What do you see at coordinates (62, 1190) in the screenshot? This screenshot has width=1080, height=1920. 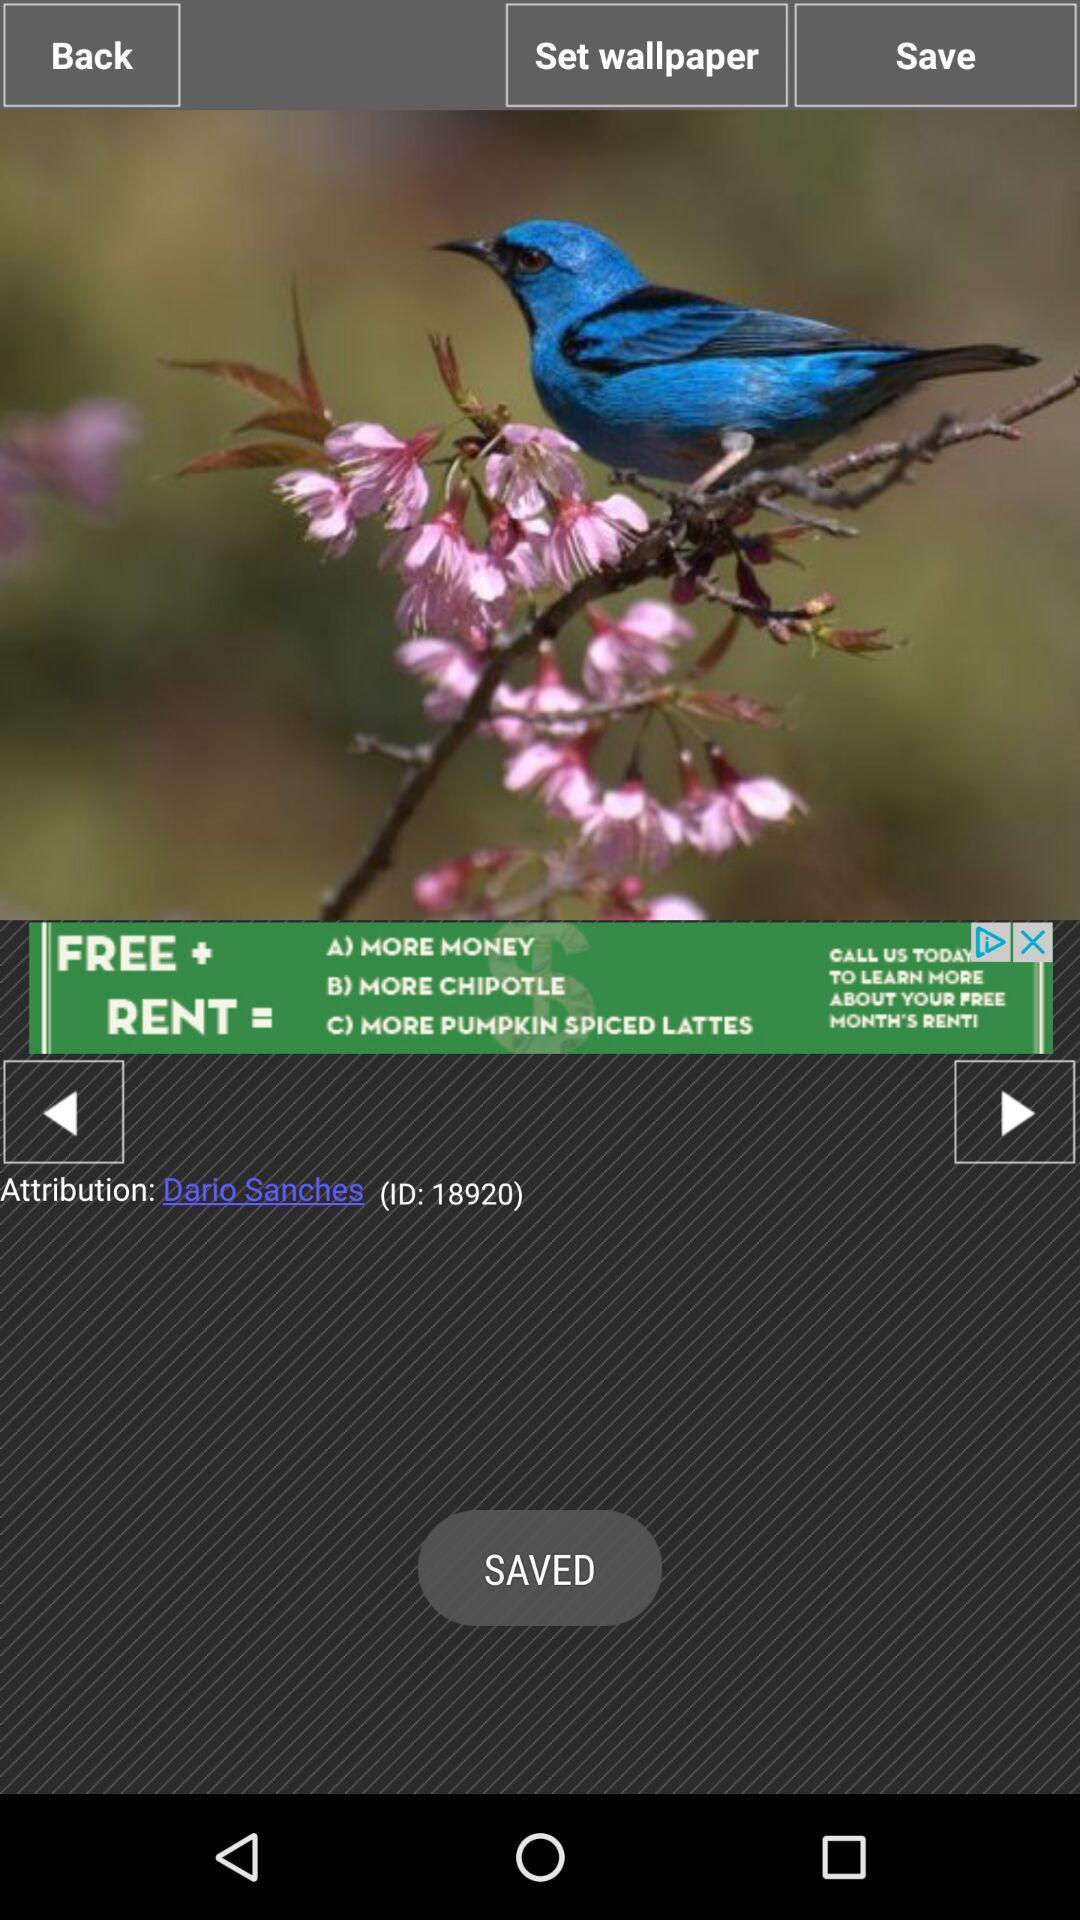 I see `the arrow_backward icon` at bounding box center [62, 1190].